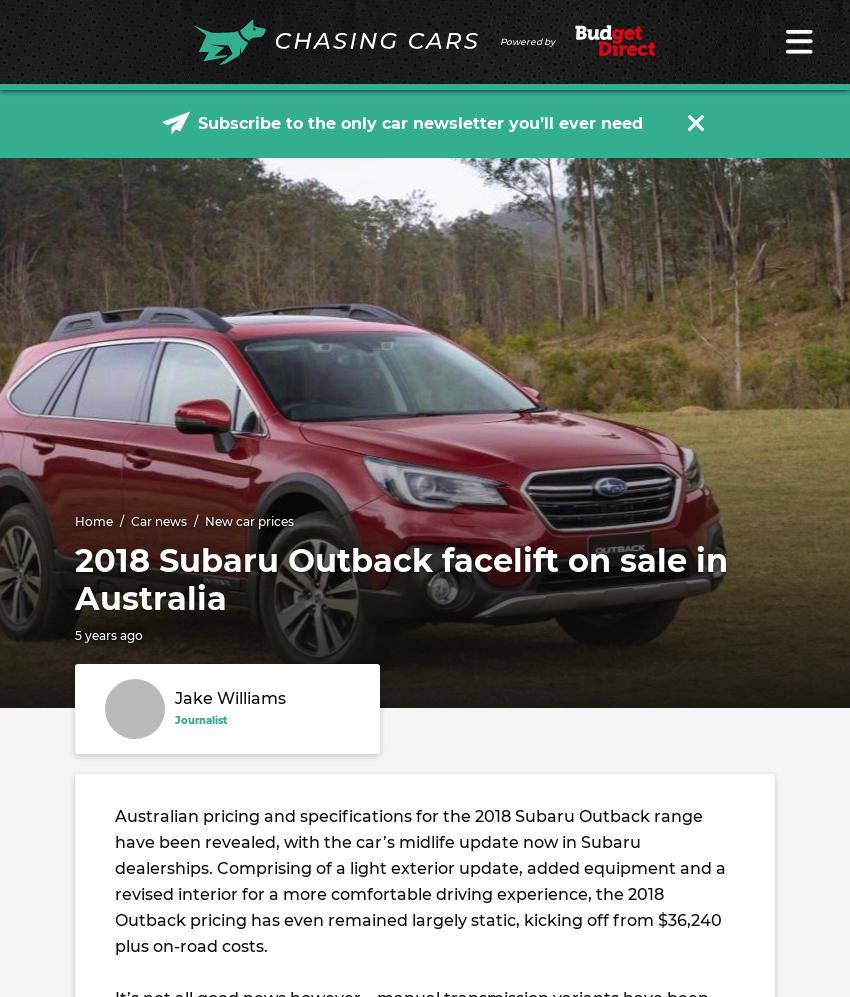 This screenshot has width=850, height=997. What do you see at coordinates (107, 633) in the screenshot?
I see `'5 years ago'` at bounding box center [107, 633].